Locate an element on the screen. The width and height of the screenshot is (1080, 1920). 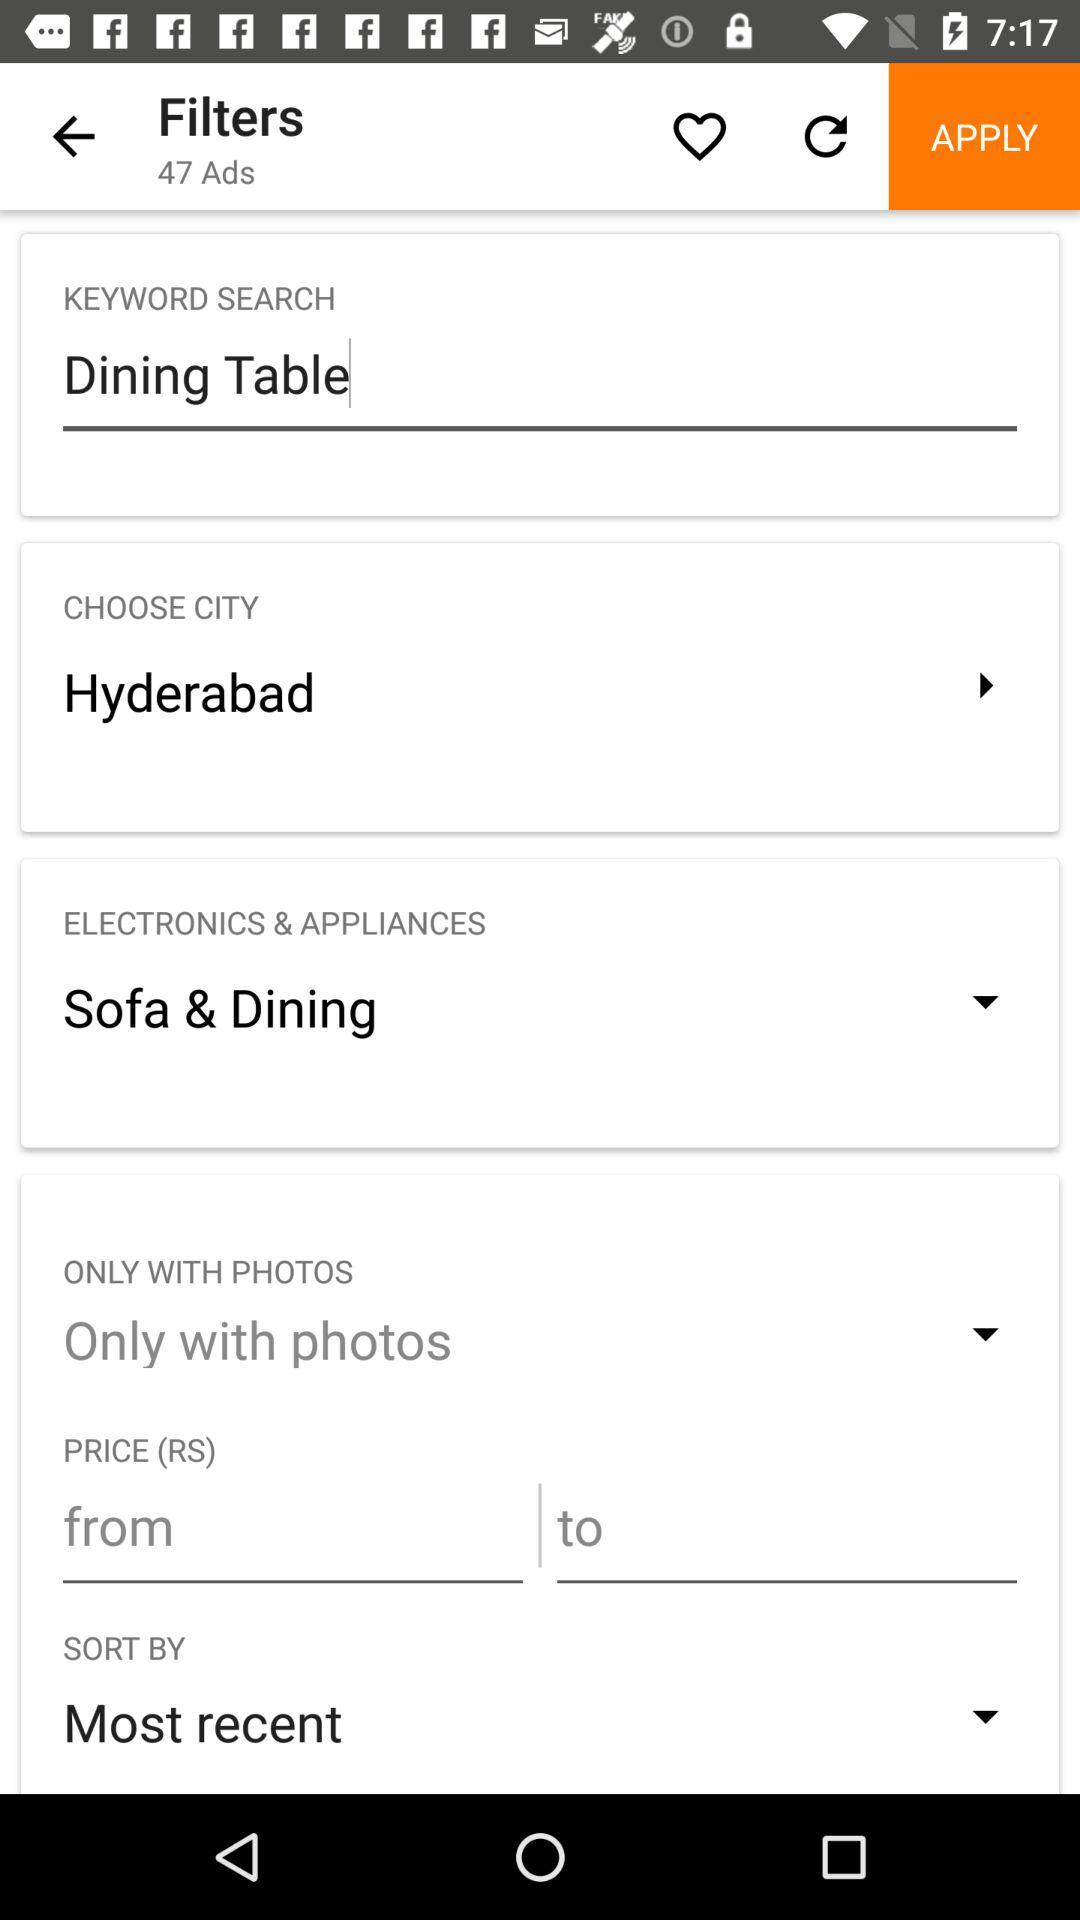
the icon above keyword search is located at coordinates (72, 135).